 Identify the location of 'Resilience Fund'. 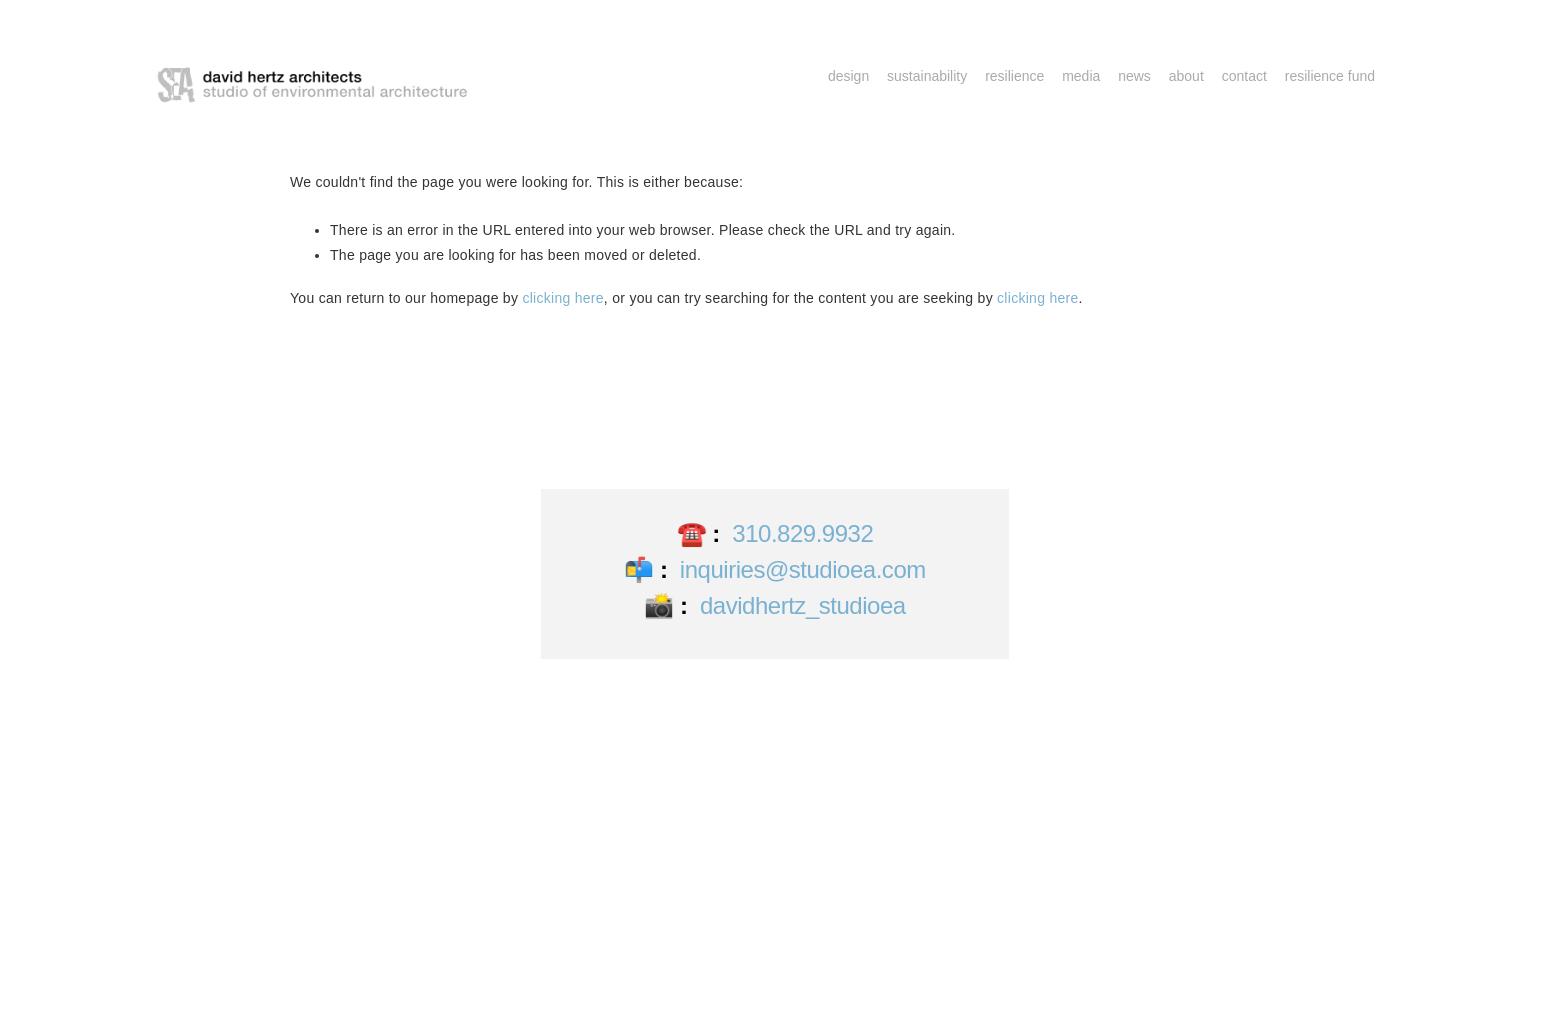
(1329, 75).